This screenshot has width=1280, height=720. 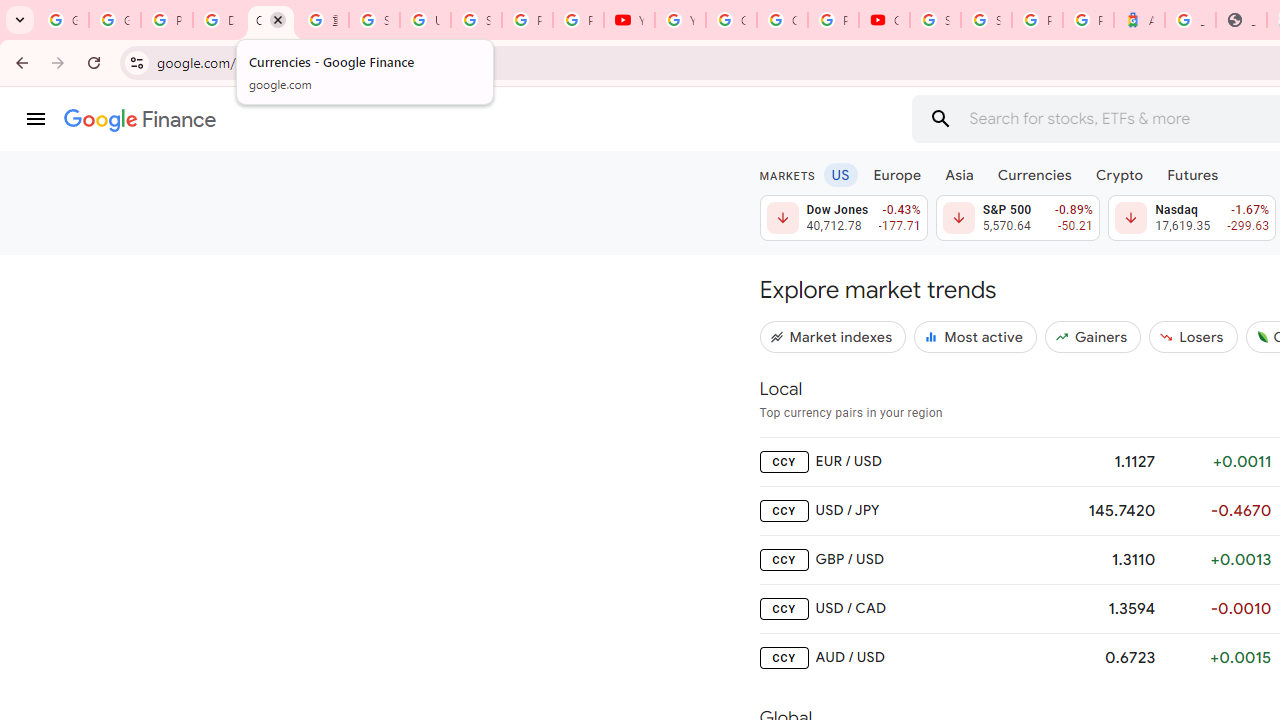 I want to click on 'Google Workspace Admin Community', so click(x=63, y=20).